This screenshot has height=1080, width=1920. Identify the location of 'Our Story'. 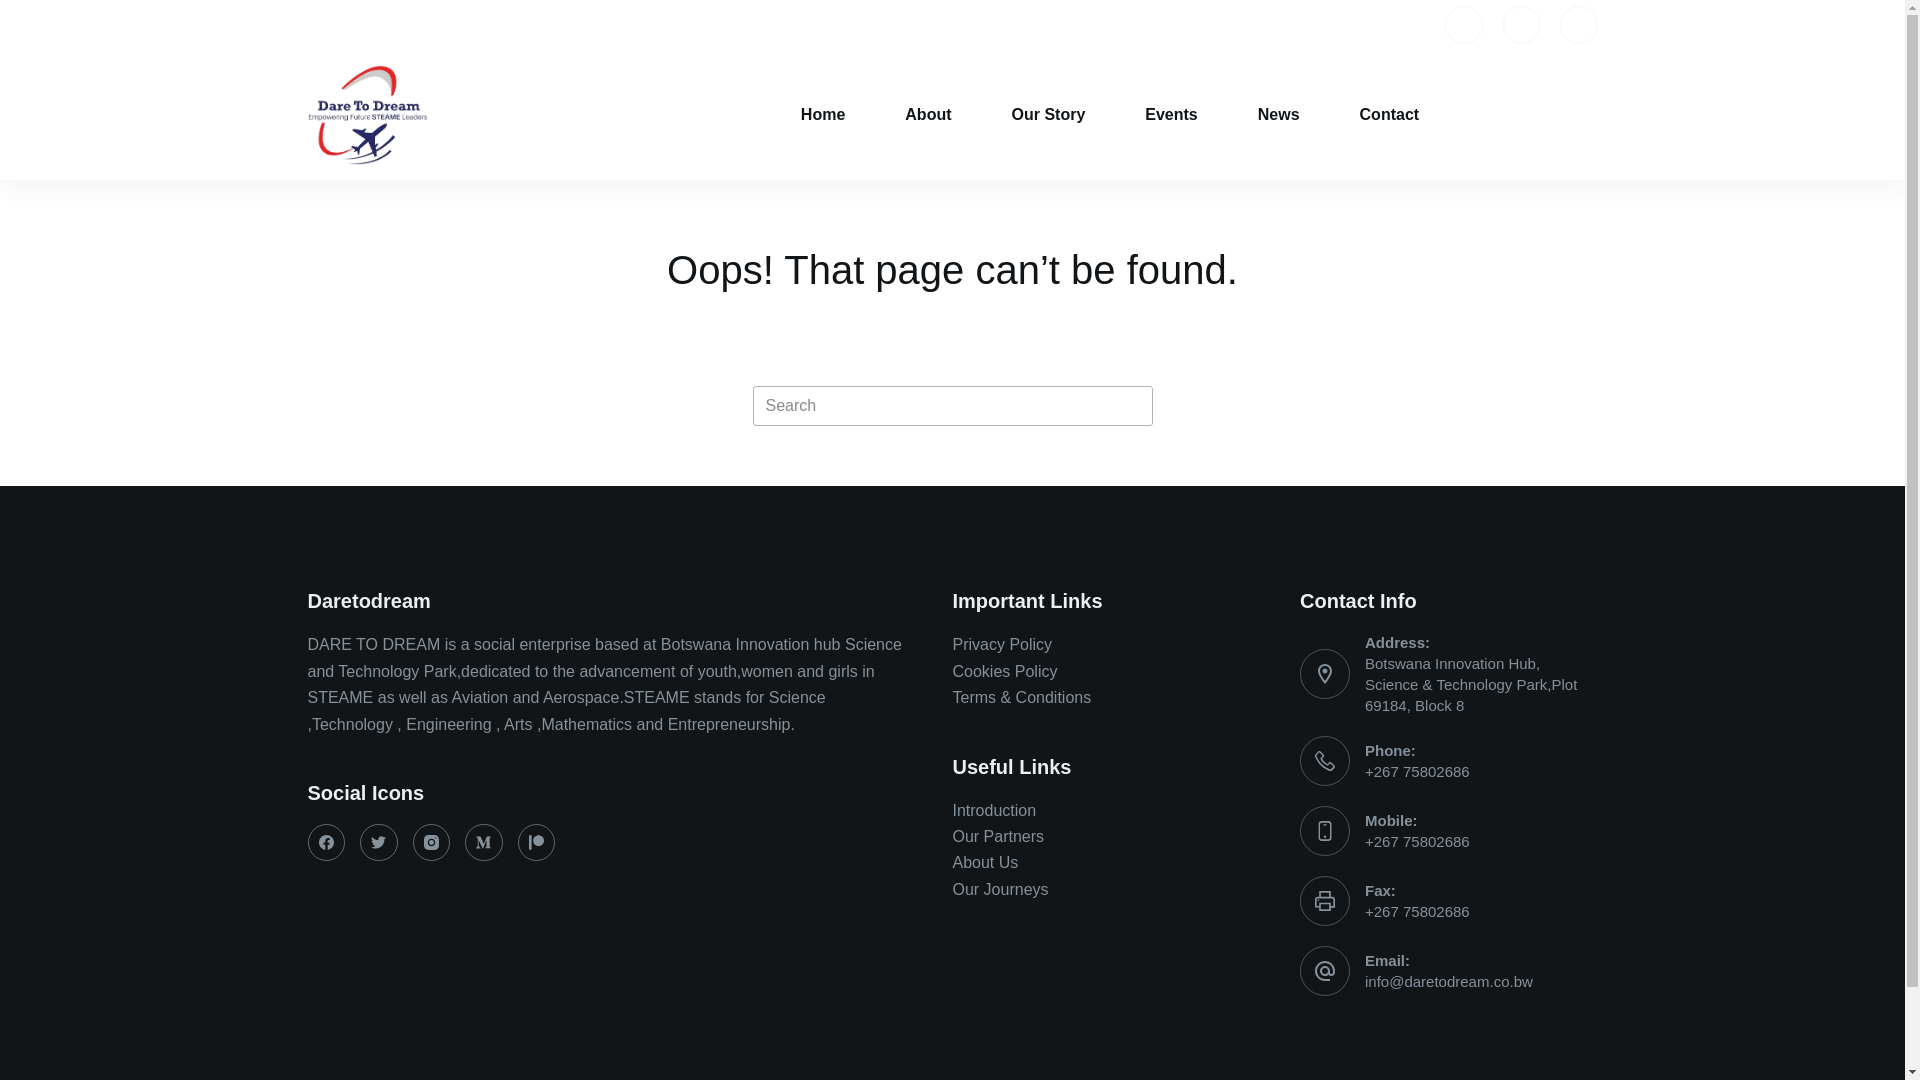
(982, 115).